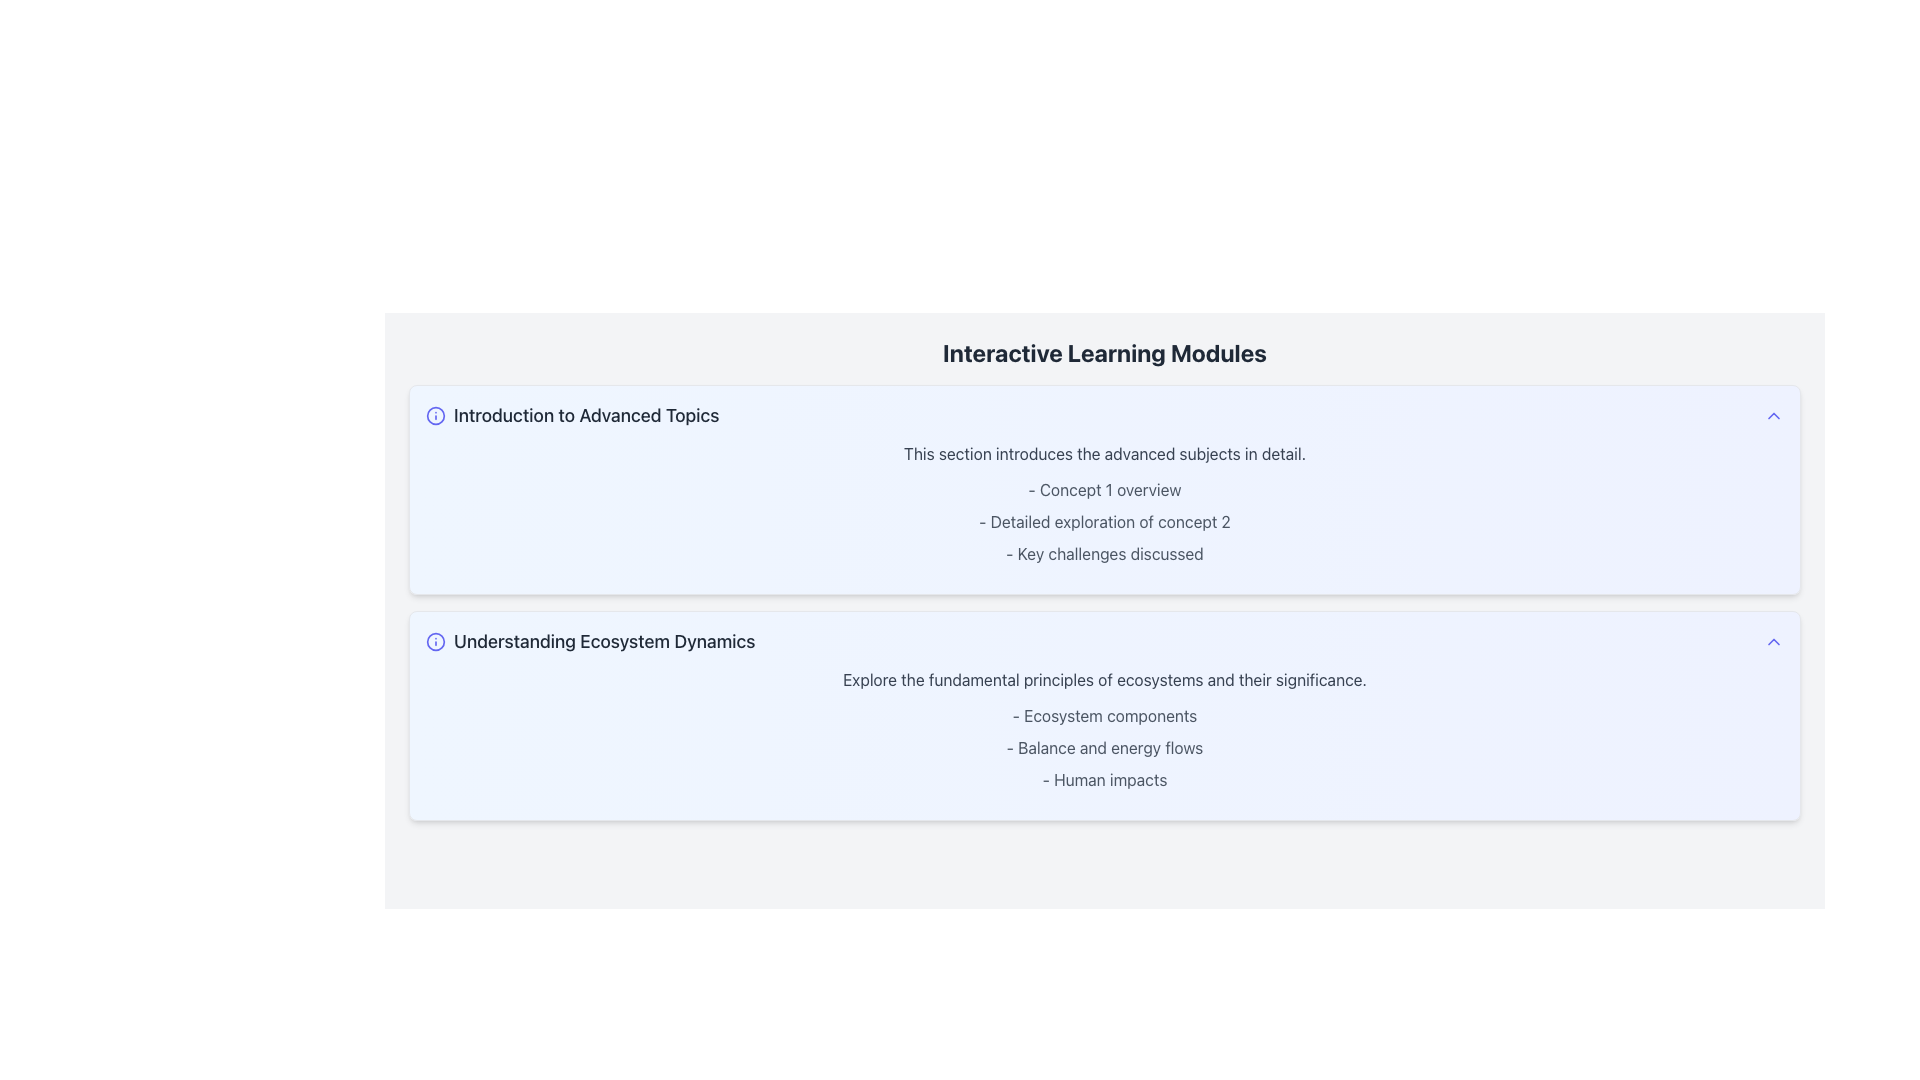  I want to click on the circular SVG graphical element in pastel indigo located to the left of the 'Introduction to Advanced Topics' text, so click(435, 415).